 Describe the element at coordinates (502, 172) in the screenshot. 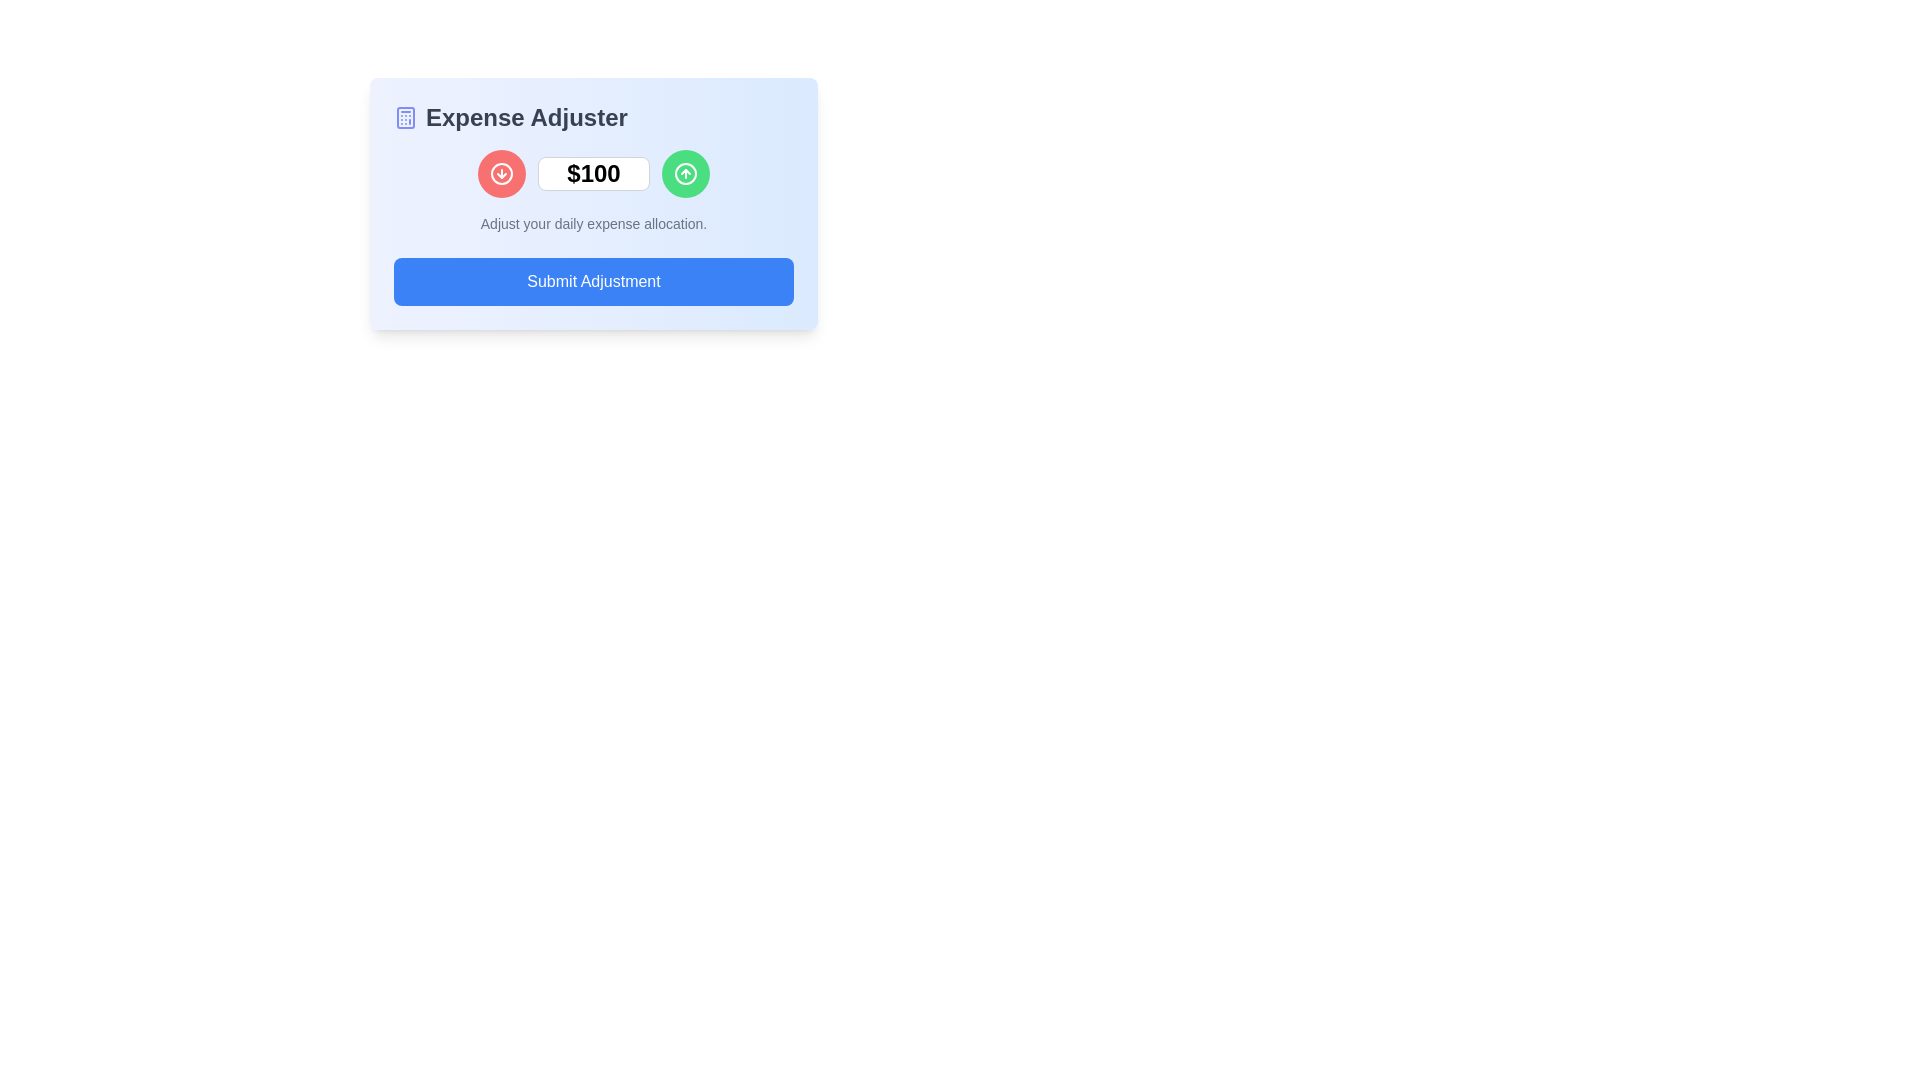

I see `the circular button with a red background and white border that contains a downward arrow icon to decrement the value` at that location.